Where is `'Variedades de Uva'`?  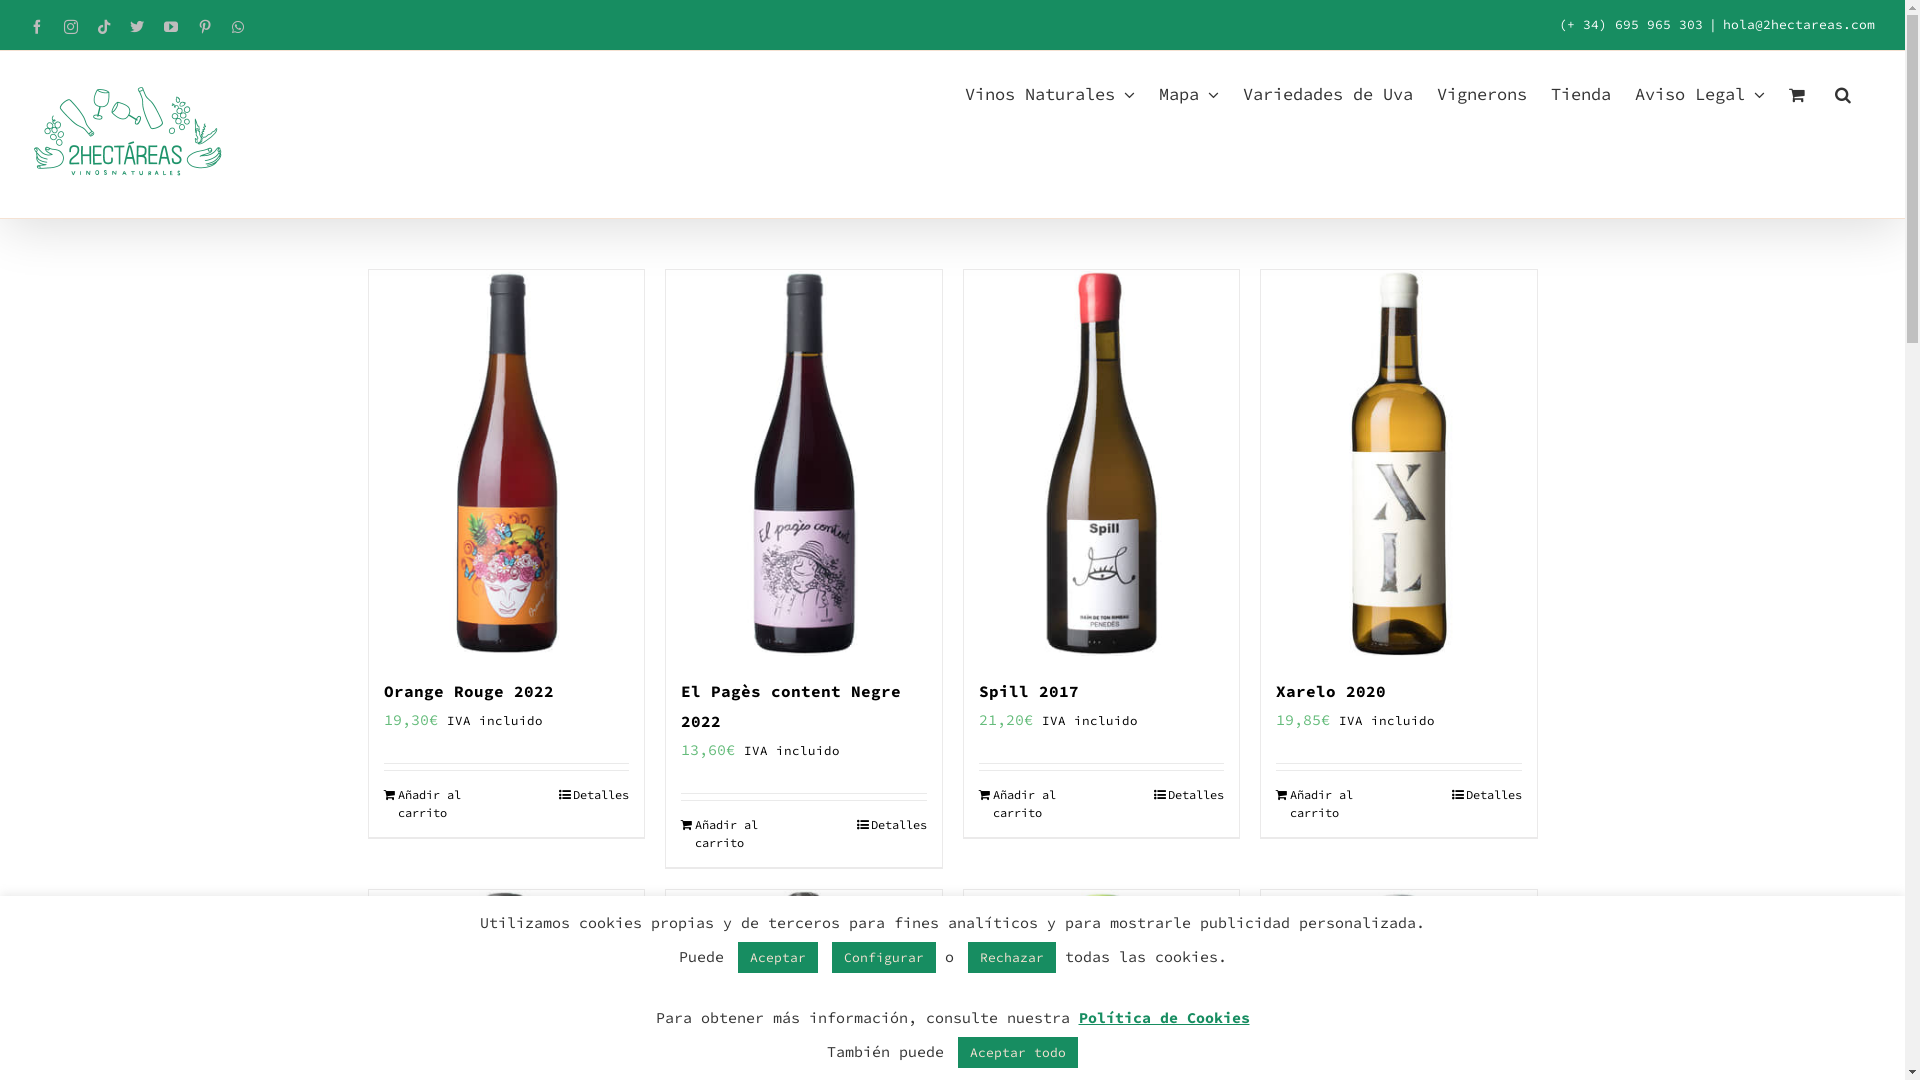
'Variedades de Uva' is located at coordinates (1242, 92).